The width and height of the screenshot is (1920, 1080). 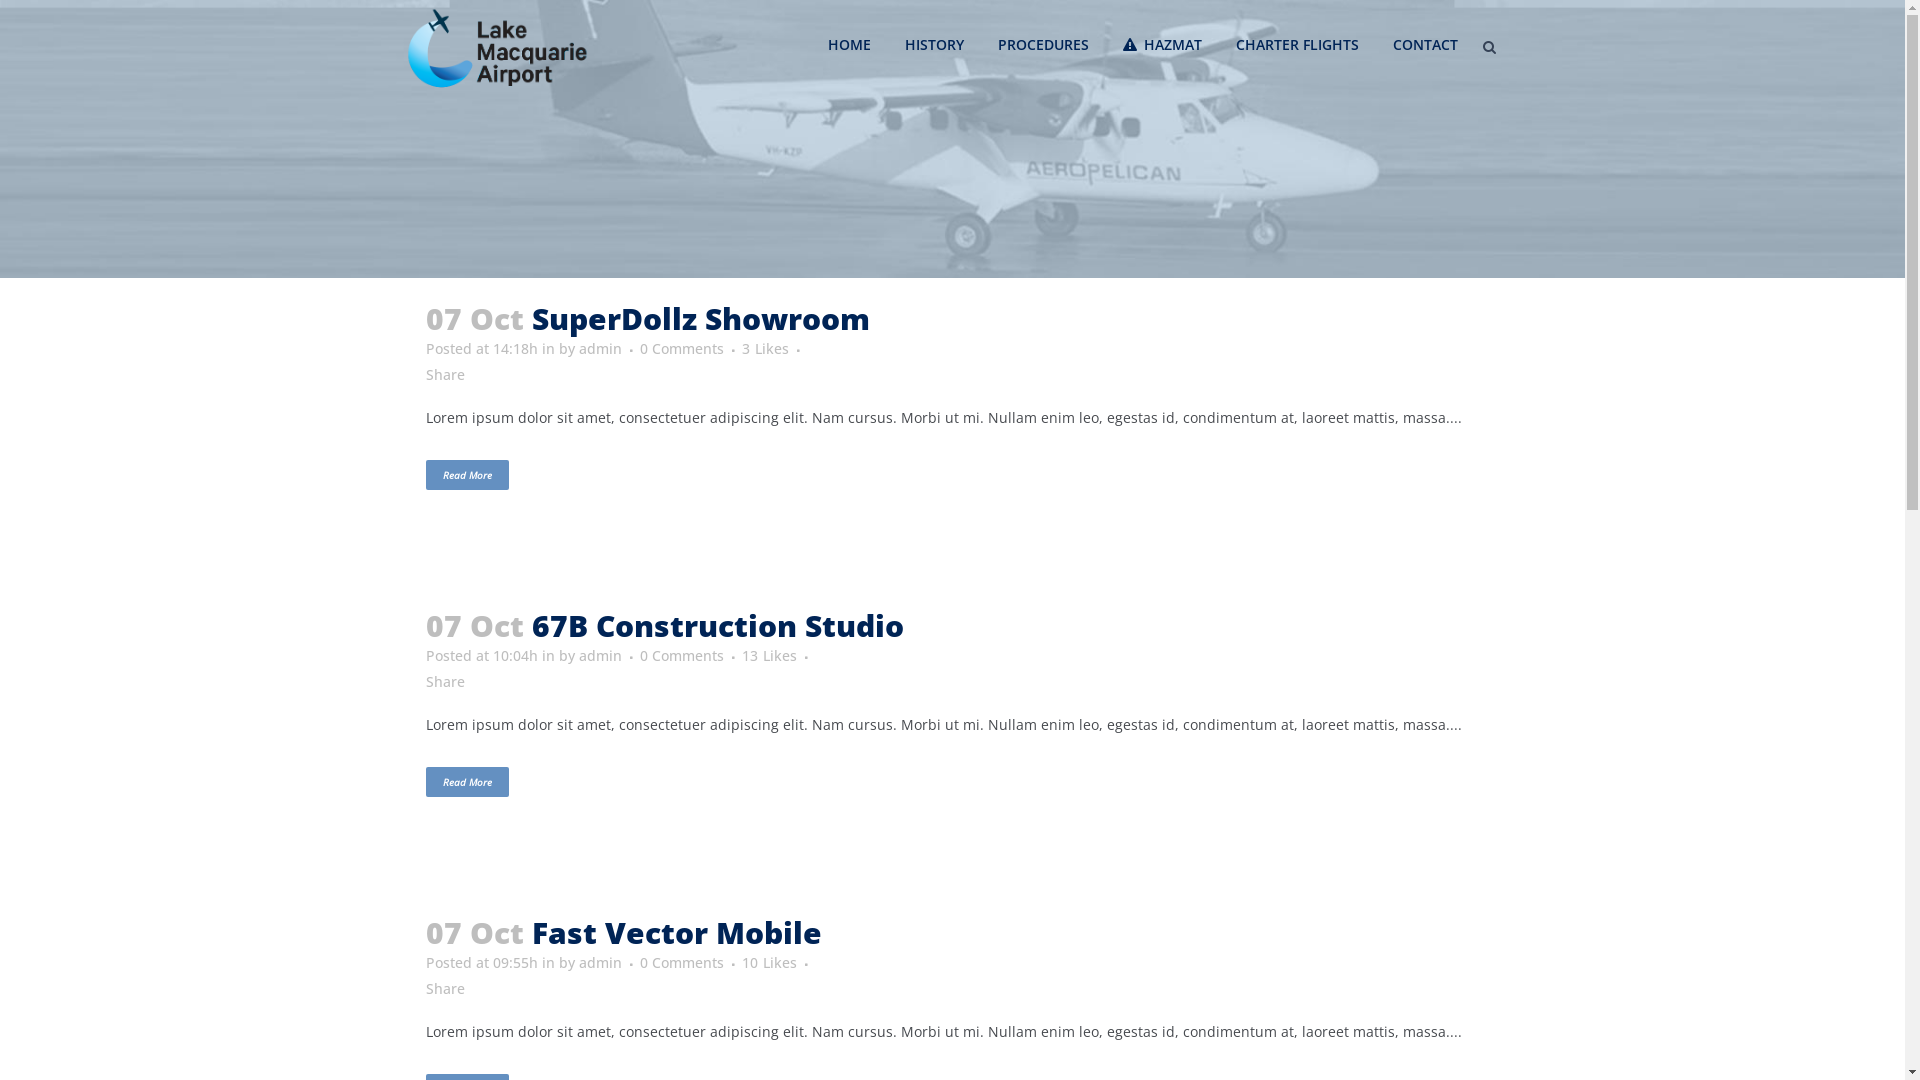 What do you see at coordinates (741, 347) in the screenshot?
I see `'3 Likes'` at bounding box center [741, 347].